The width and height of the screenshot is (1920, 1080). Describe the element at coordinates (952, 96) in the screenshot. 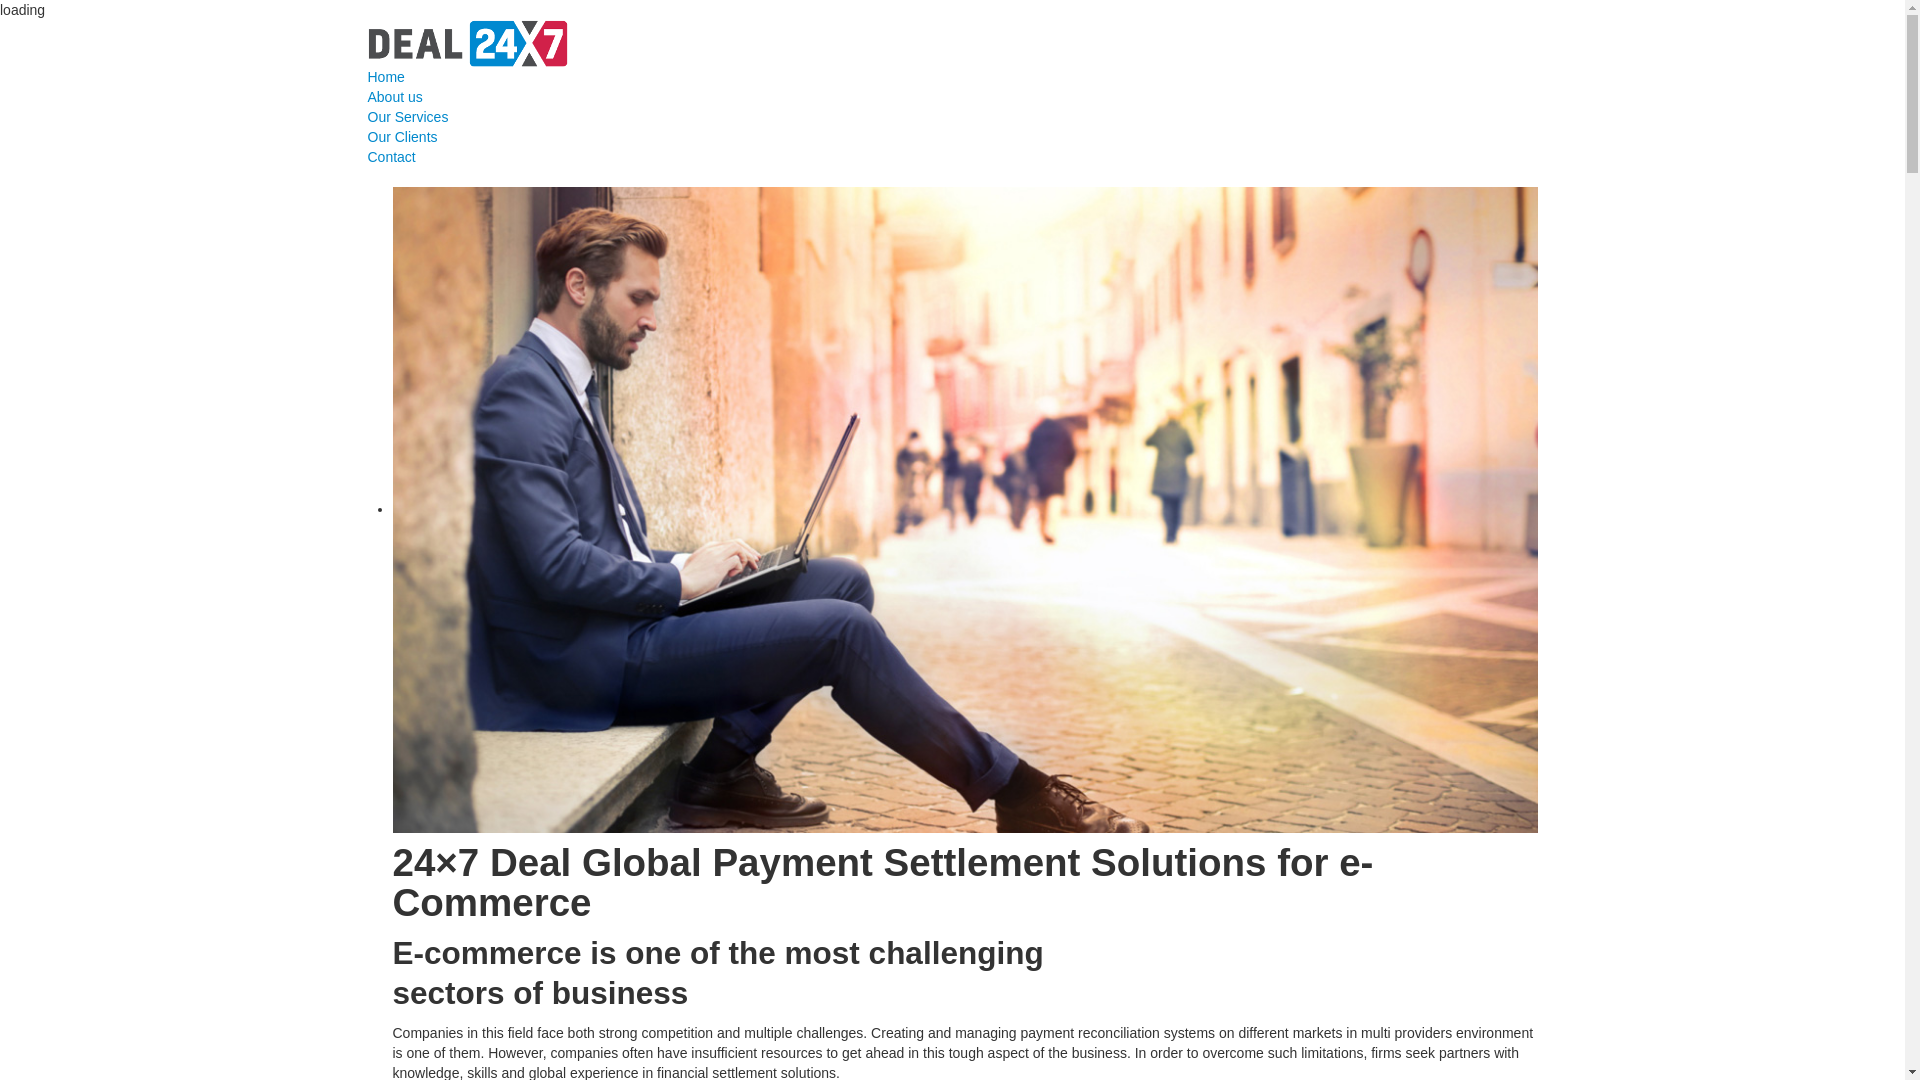

I see `'About us'` at that location.